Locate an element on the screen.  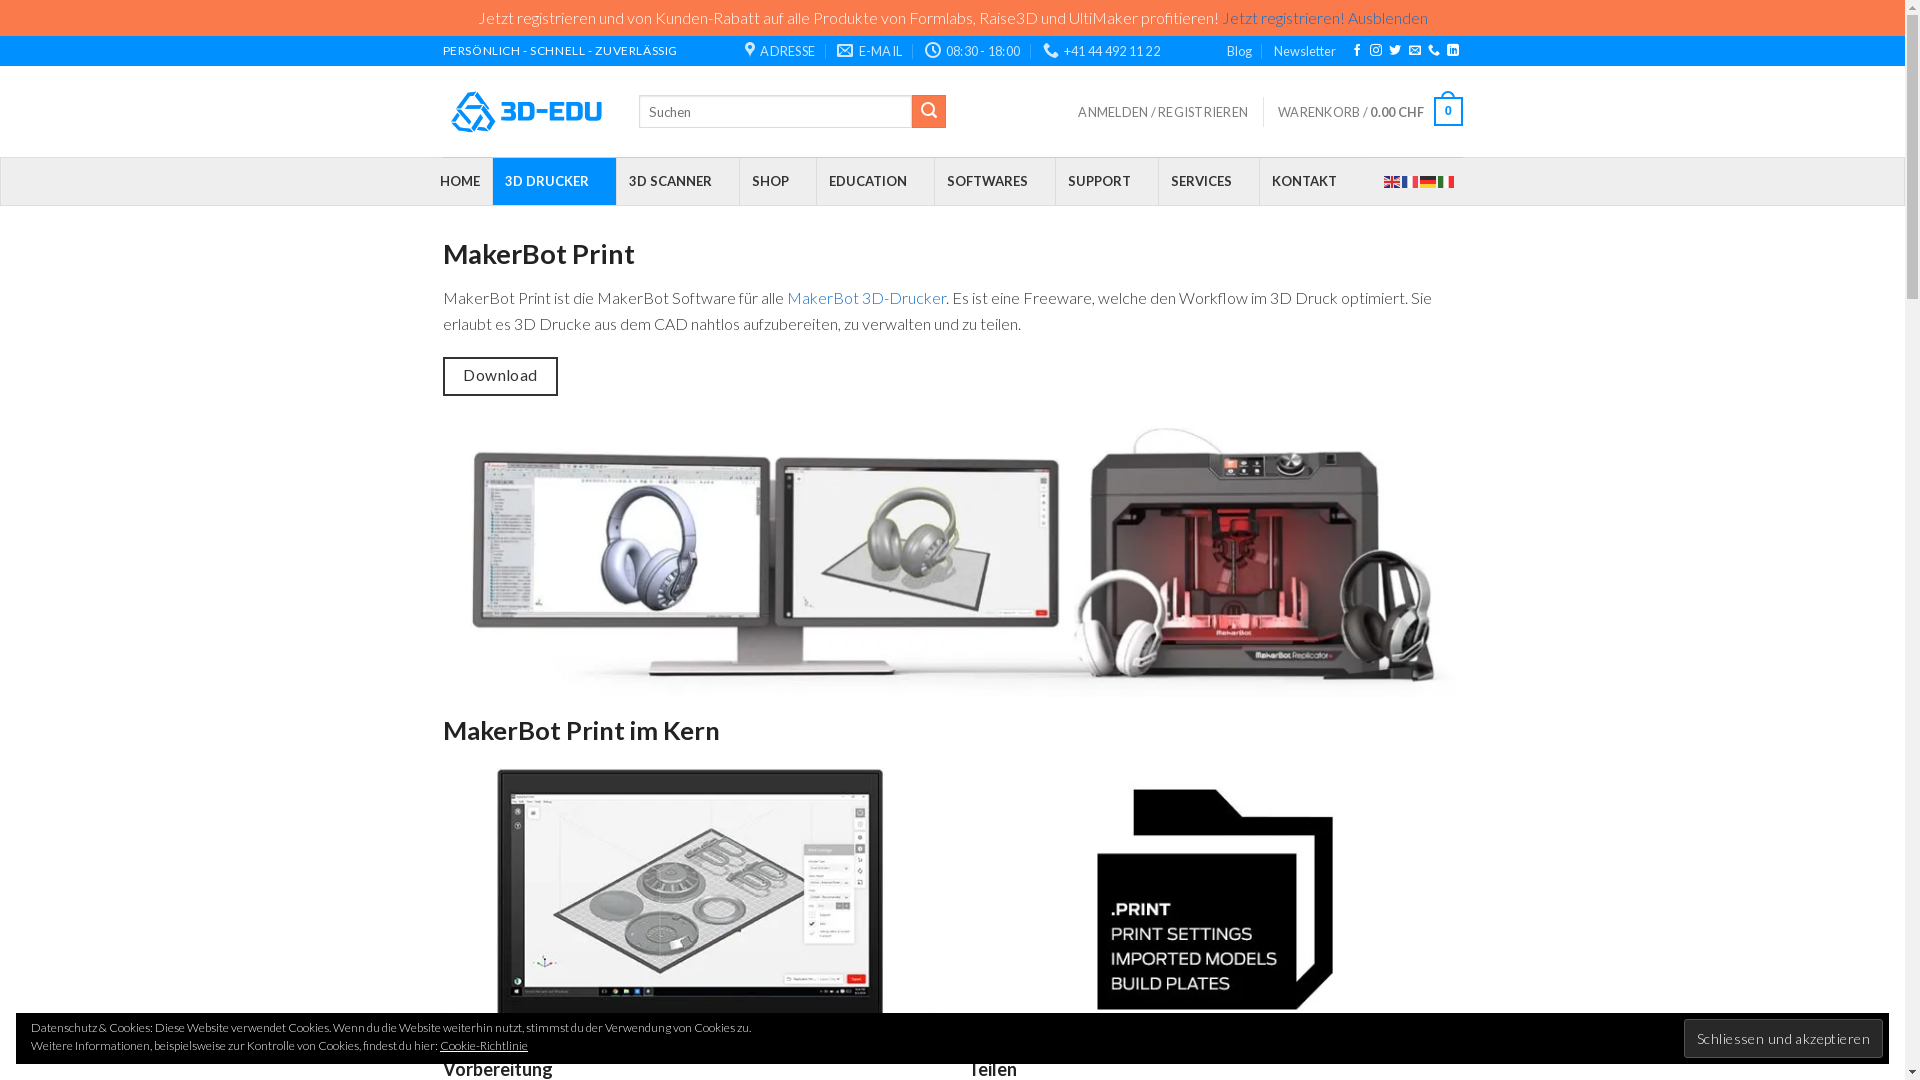
'SOFTWARES' is located at coordinates (994, 181).